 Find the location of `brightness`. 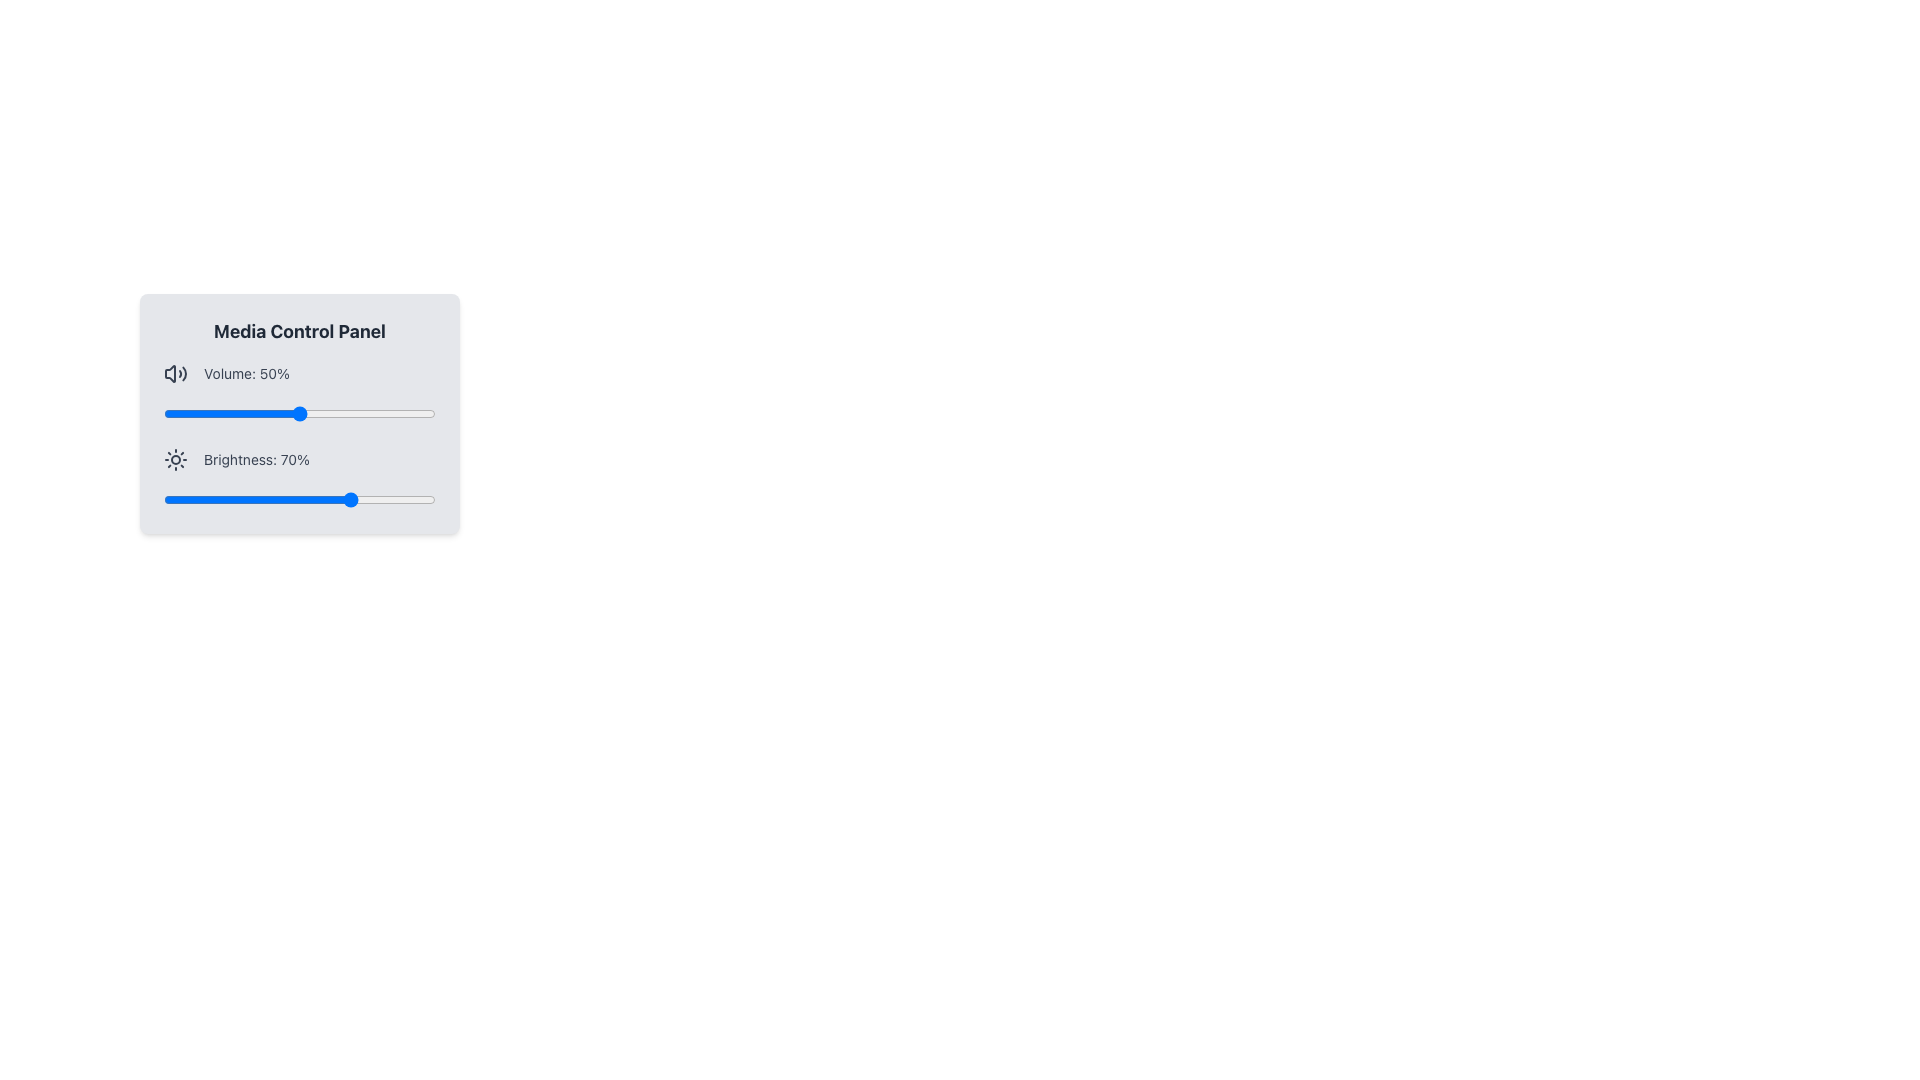

brightness is located at coordinates (282, 499).